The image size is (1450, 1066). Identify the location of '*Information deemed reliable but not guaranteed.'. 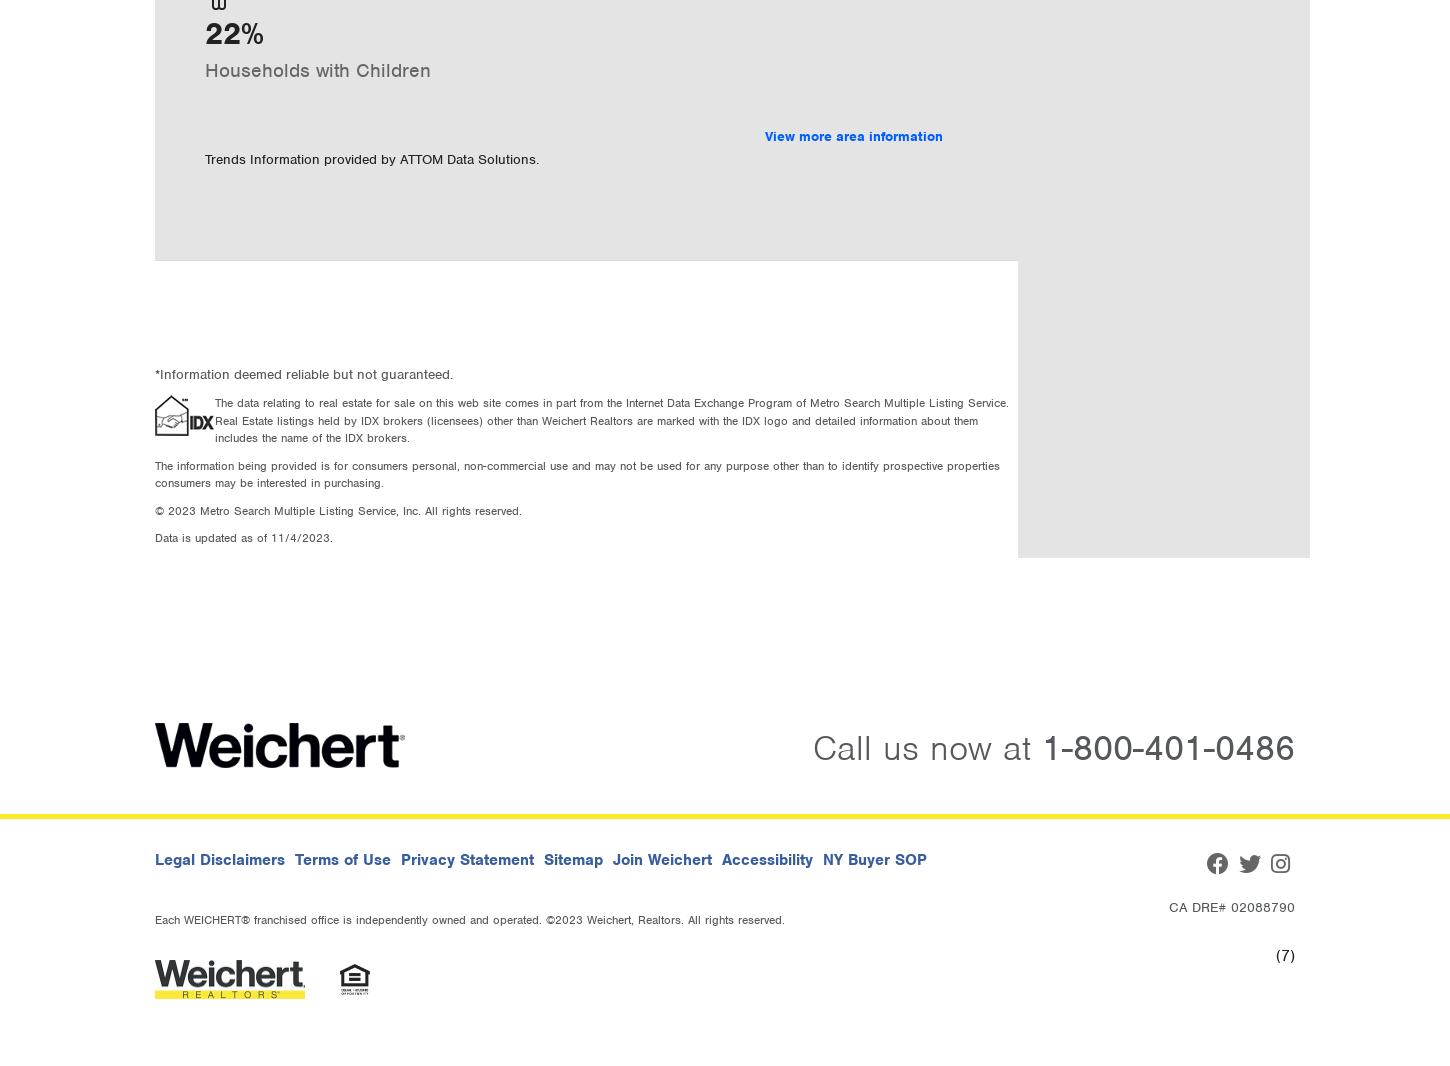
(304, 374).